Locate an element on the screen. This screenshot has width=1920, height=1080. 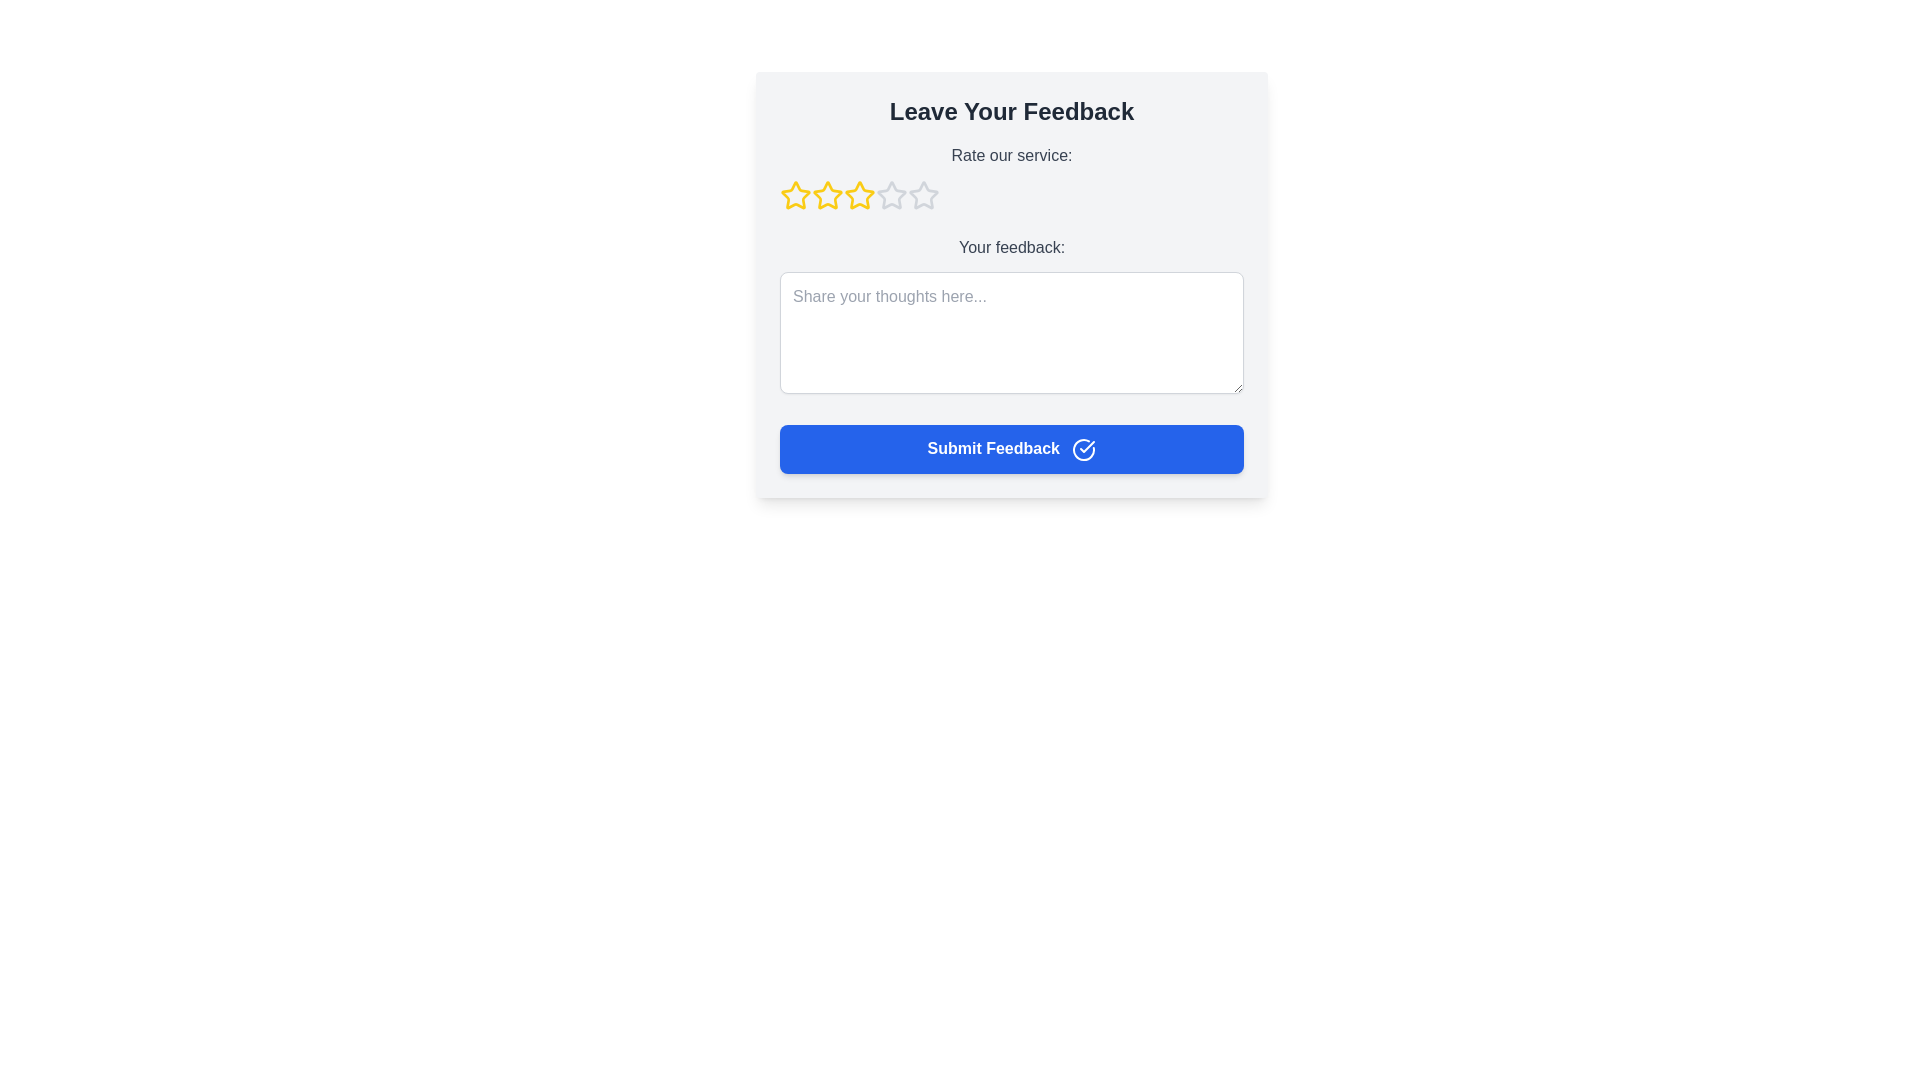
the confirmation icon located to the right of the 'Submit Feedback' button is located at coordinates (1083, 448).